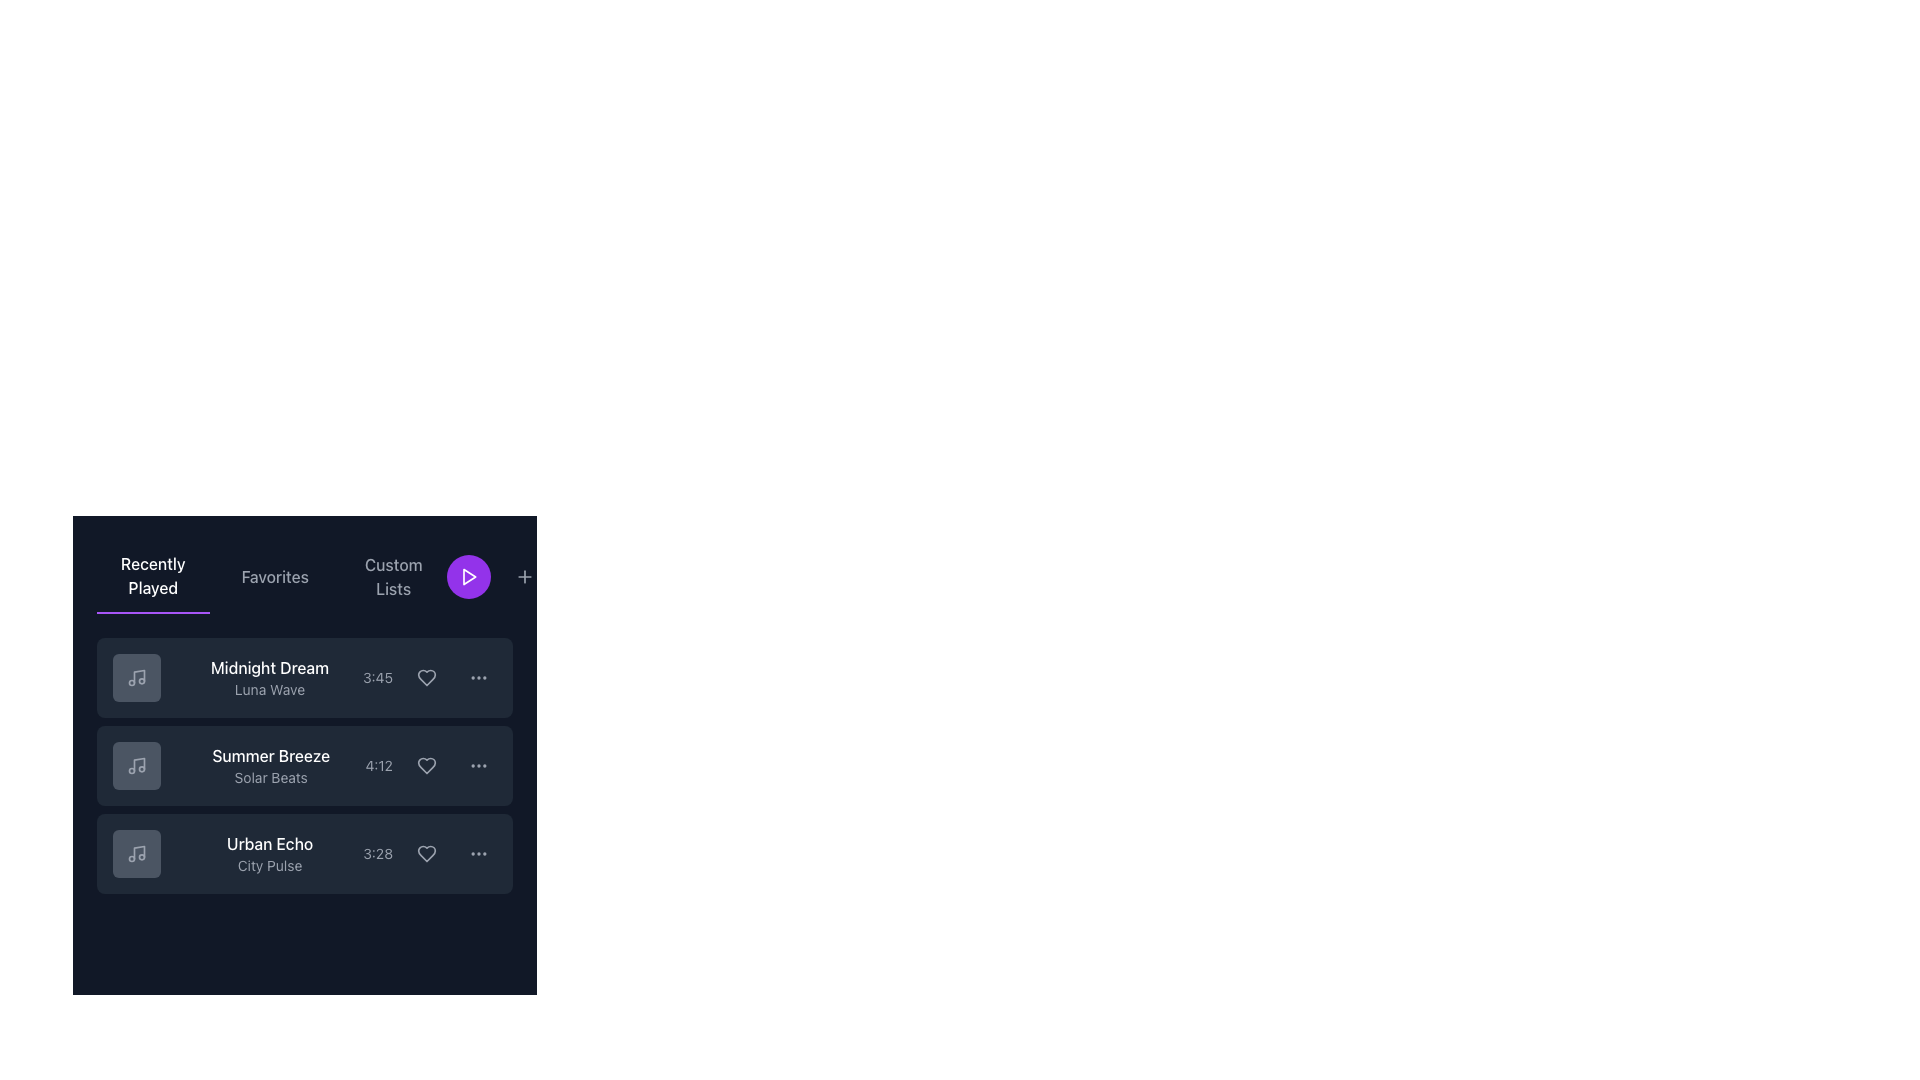 Image resolution: width=1920 pixels, height=1080 pixels. Describe the element at coordinates (468, 577) in the screenshot. I see `the white triangular play button located in the top-right segment of the interface, adjacent to the 'Custom Lists' label, to initiate playback` at that location.